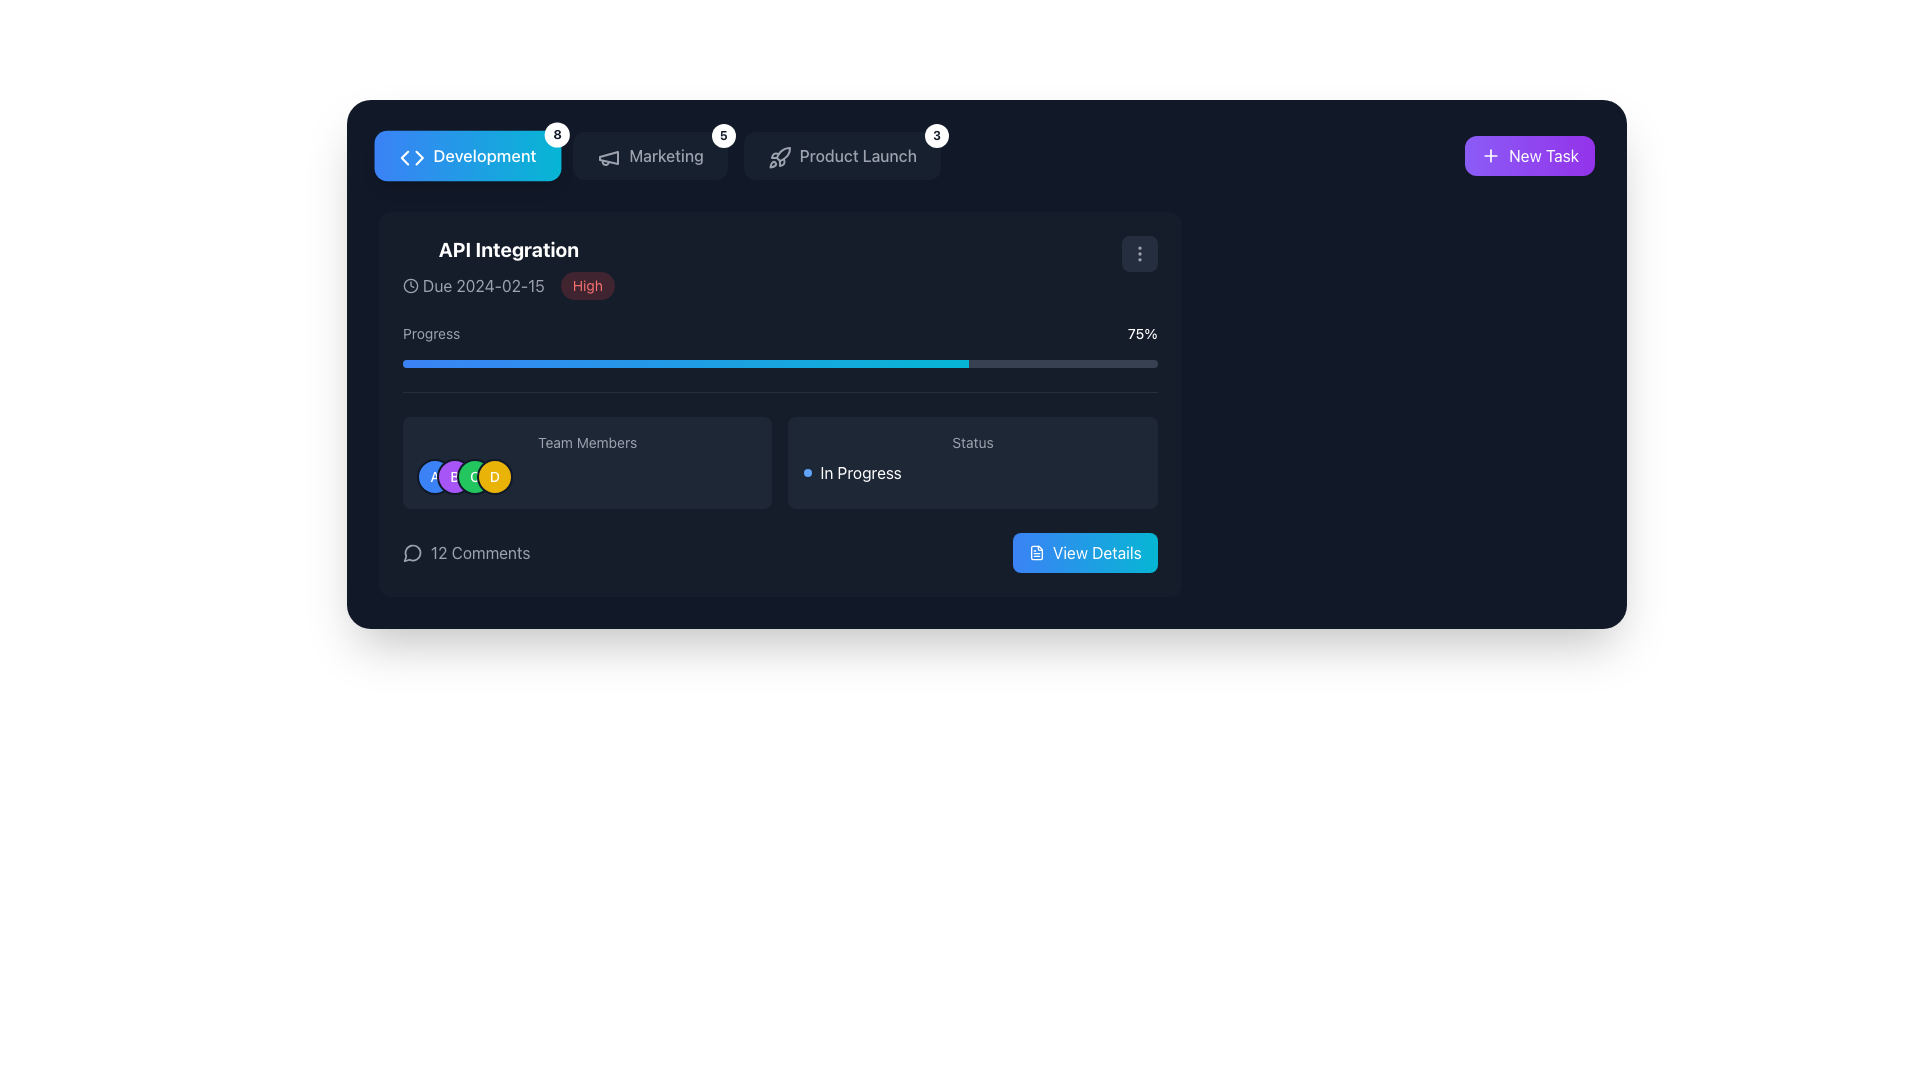  What do you see at coordinates (608, 157) in the screenshot?
I see `the megaphone icon located in the 'Marketing' tab of the top navigation bar, which is styled with thin strokes and light gray color on a dark background` at bounding box center [608, 157].